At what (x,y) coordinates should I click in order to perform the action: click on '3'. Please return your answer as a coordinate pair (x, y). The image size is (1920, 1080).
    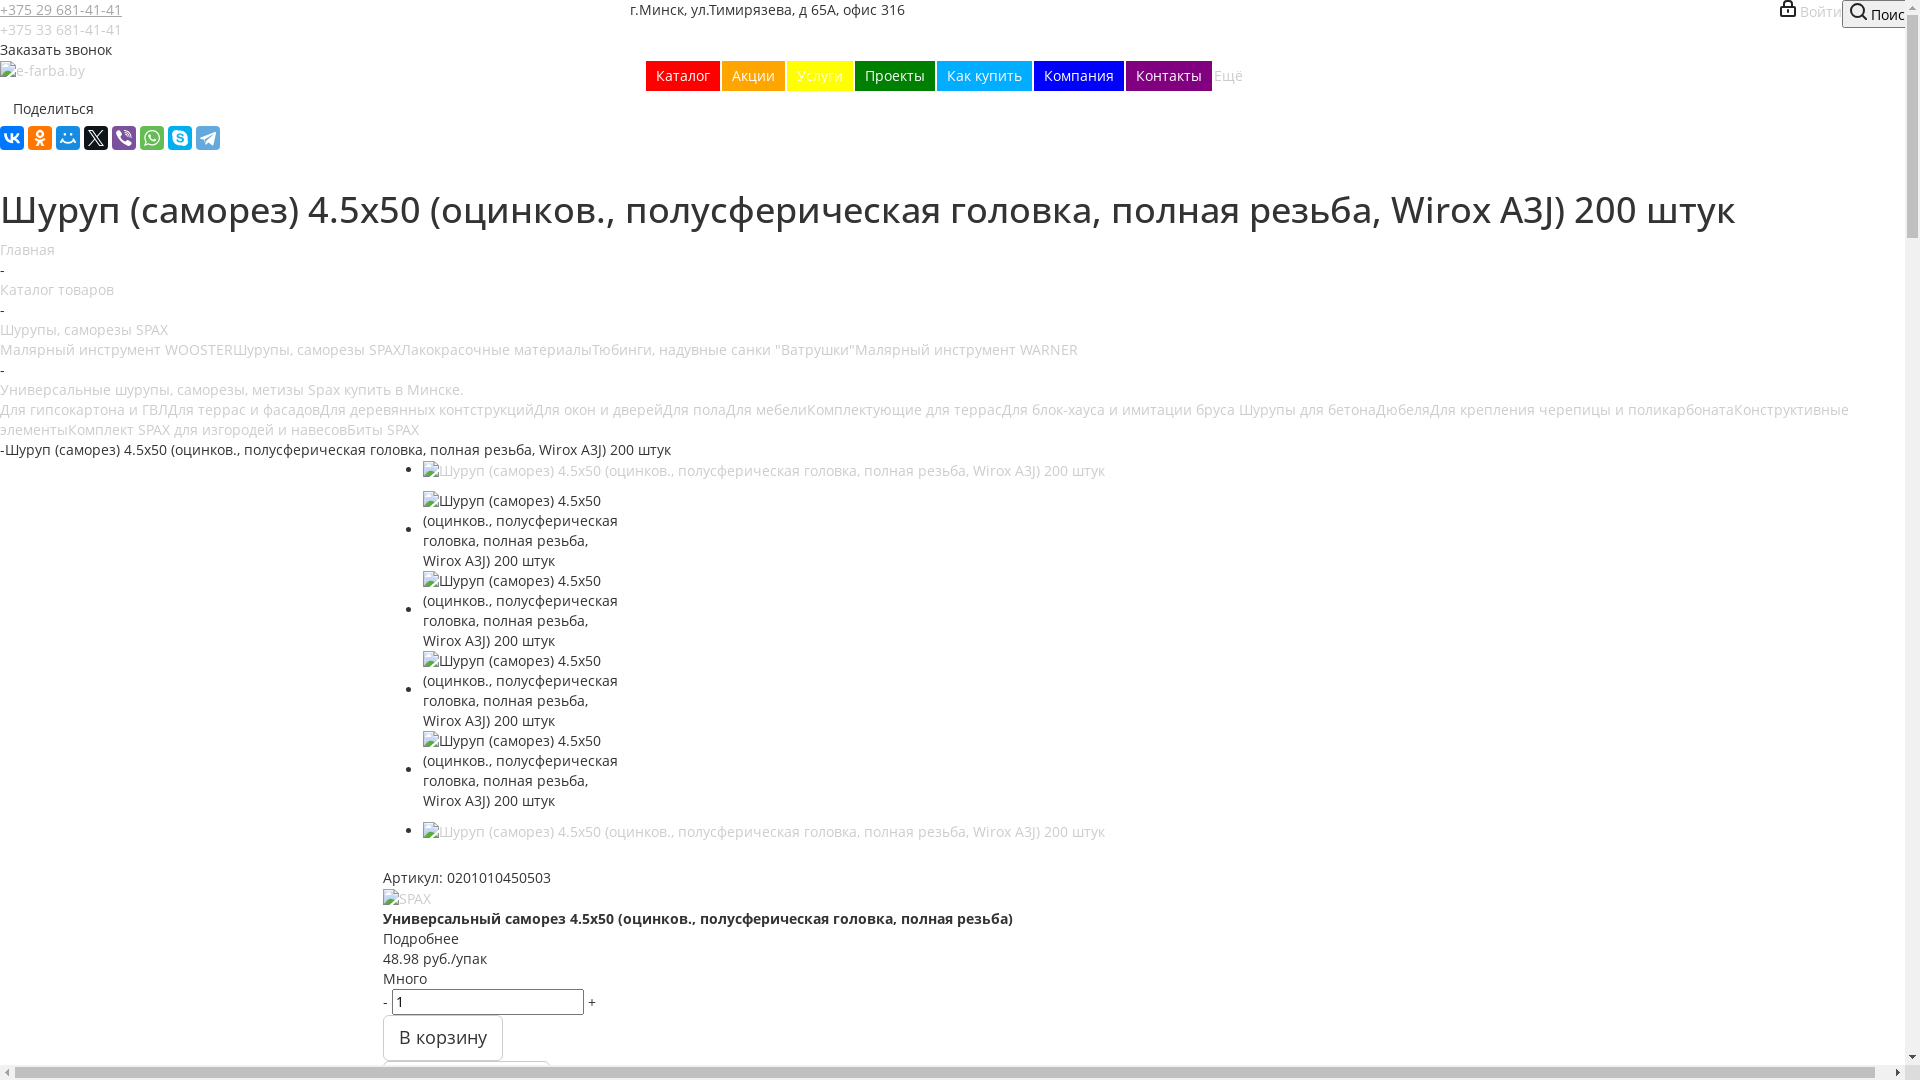
    Looking at the image, I should click on (428, 859).